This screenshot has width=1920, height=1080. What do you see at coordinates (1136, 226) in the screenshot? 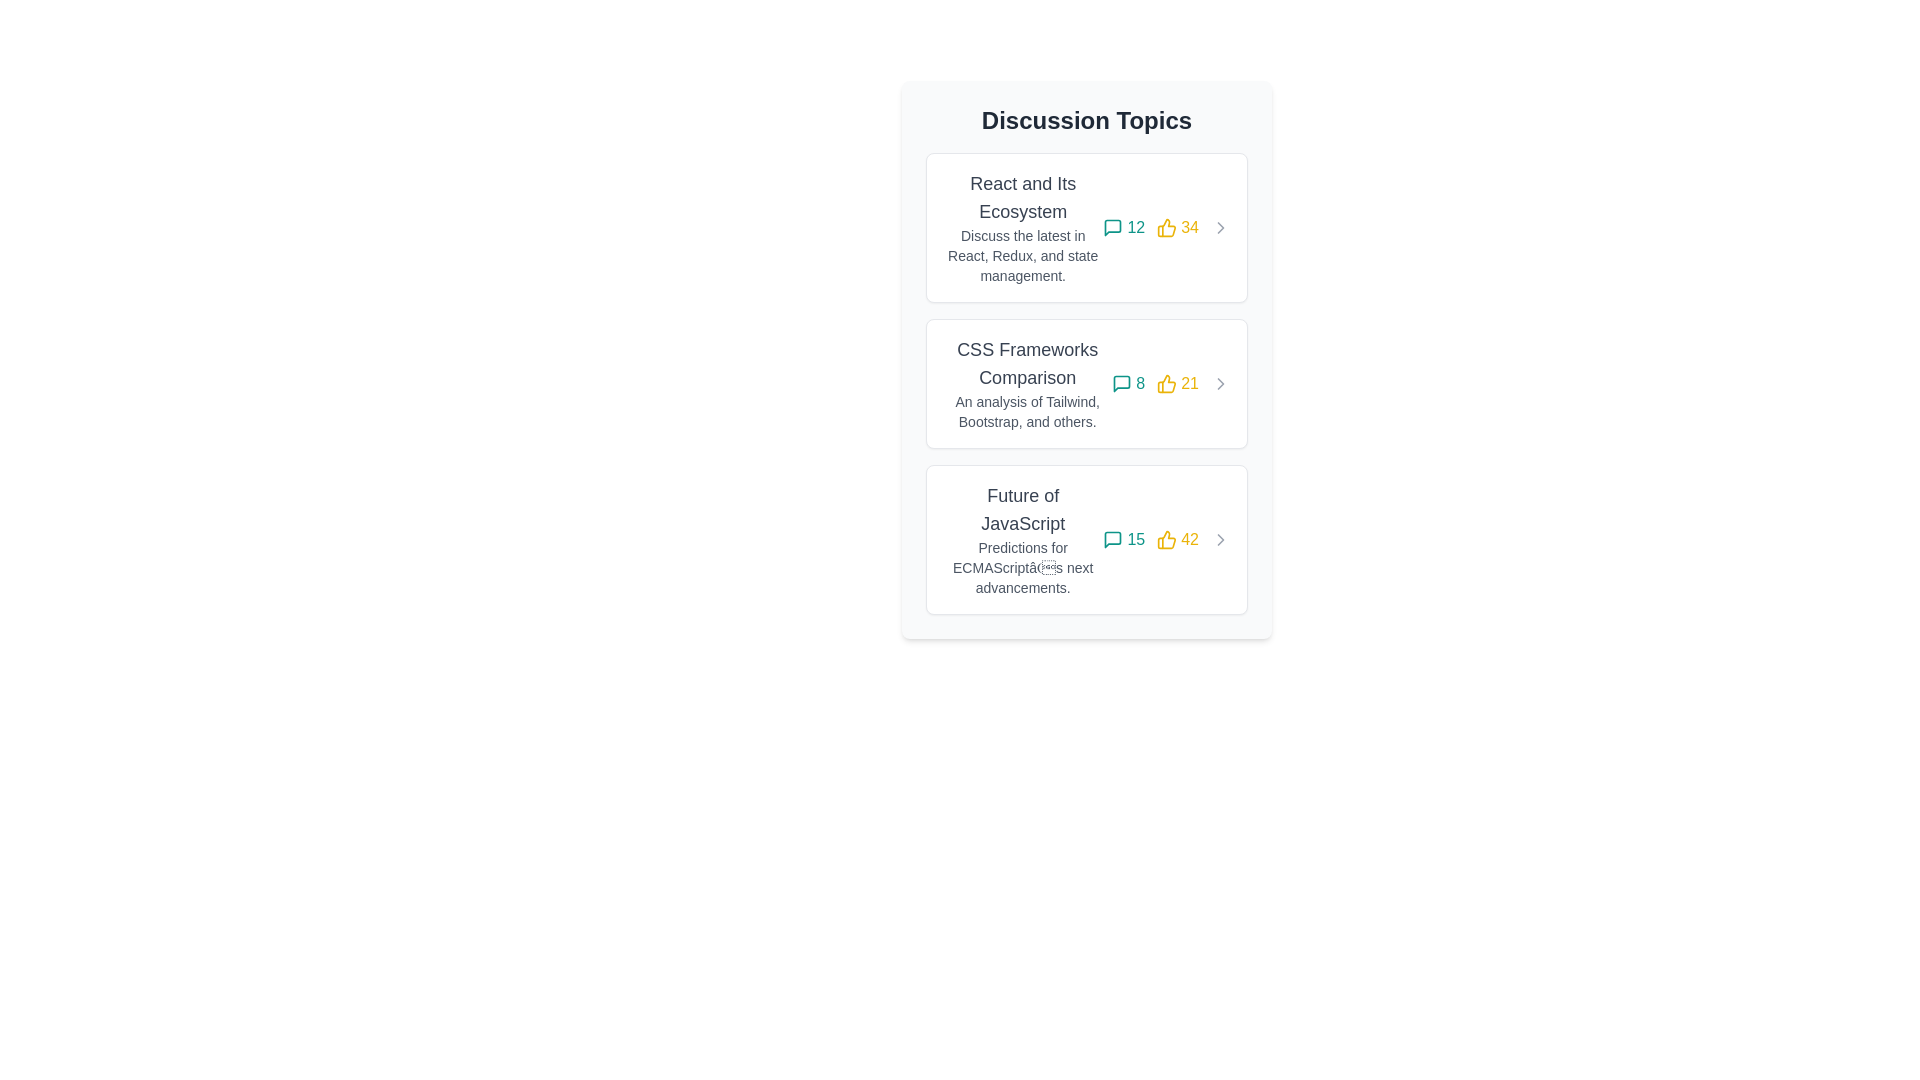
I see `the teal-colored text displaying the number '12', which is styled in a sans-serif font and is part of the discussion topic 'React and Its Ecosystem'` at bounding box center [1136, 226].